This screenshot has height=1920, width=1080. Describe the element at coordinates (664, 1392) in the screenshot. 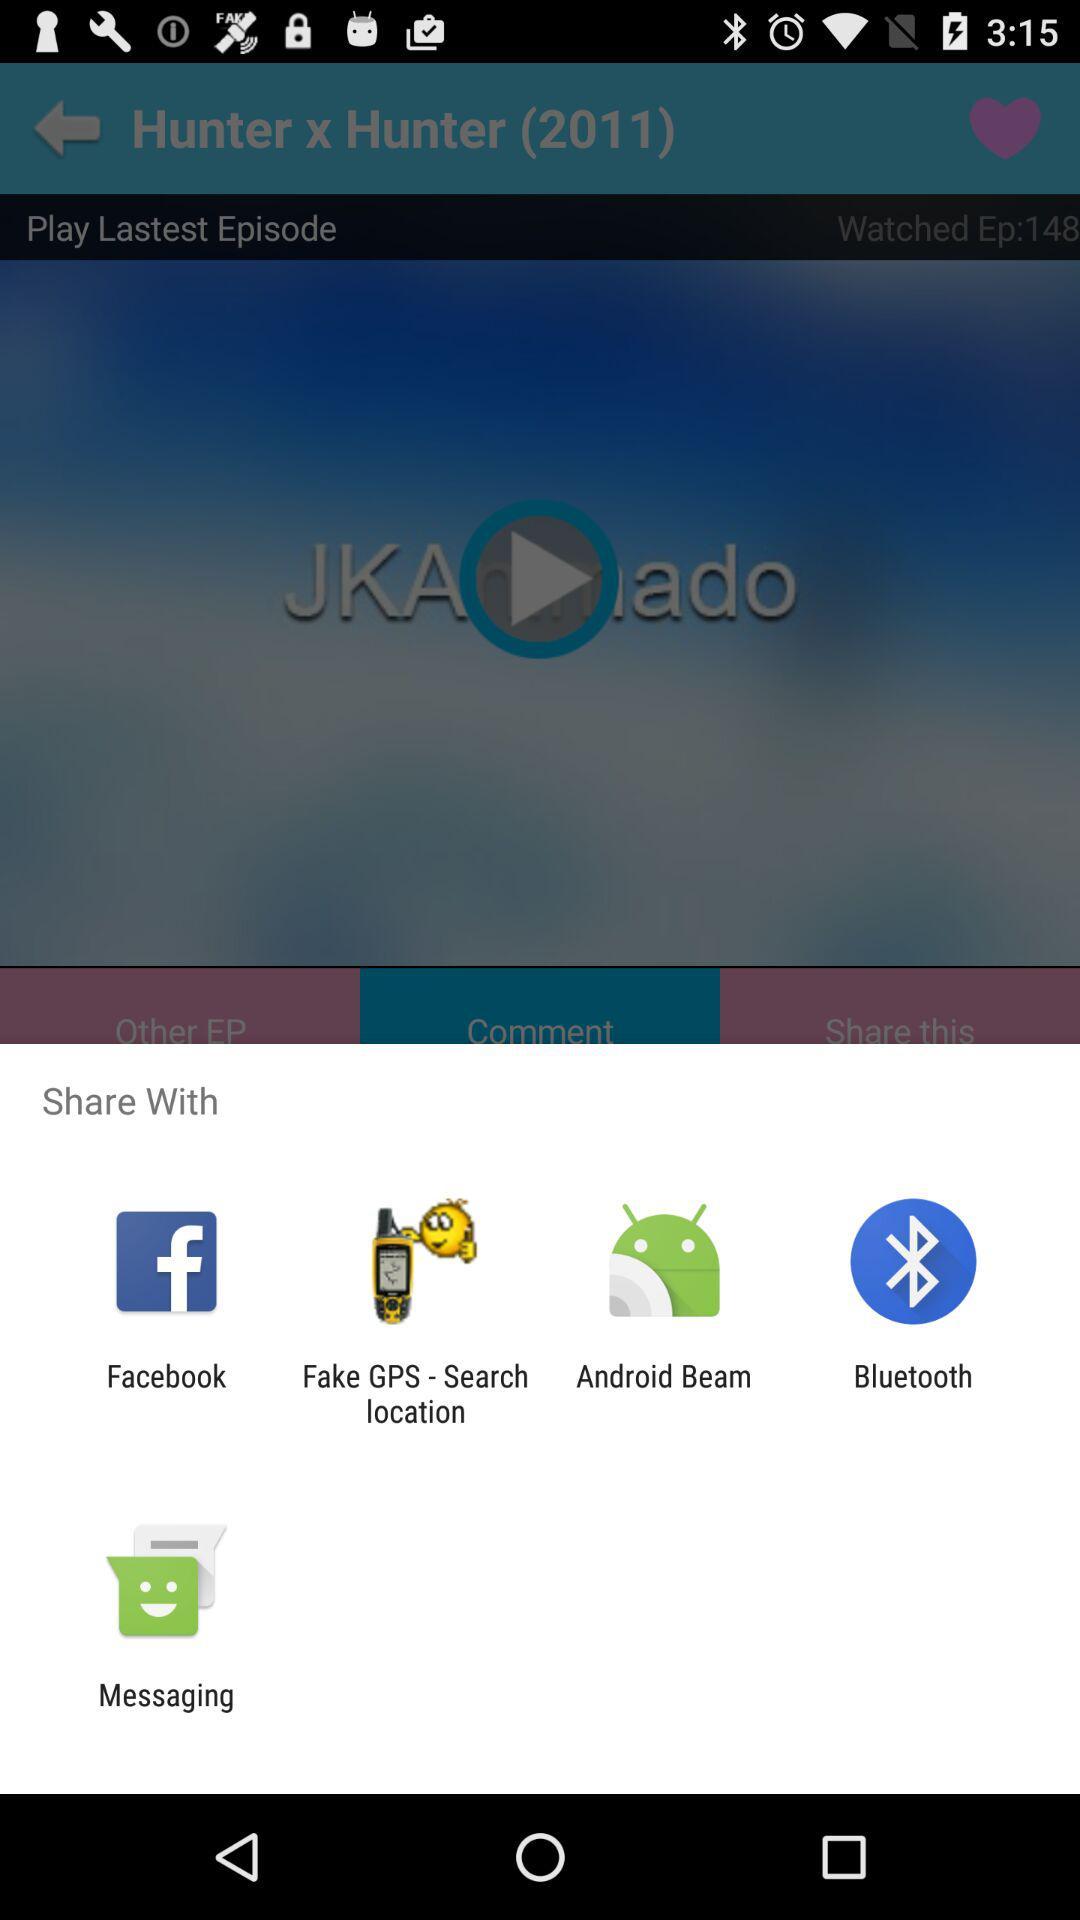

I see `app next to fake gps search app` at that location.